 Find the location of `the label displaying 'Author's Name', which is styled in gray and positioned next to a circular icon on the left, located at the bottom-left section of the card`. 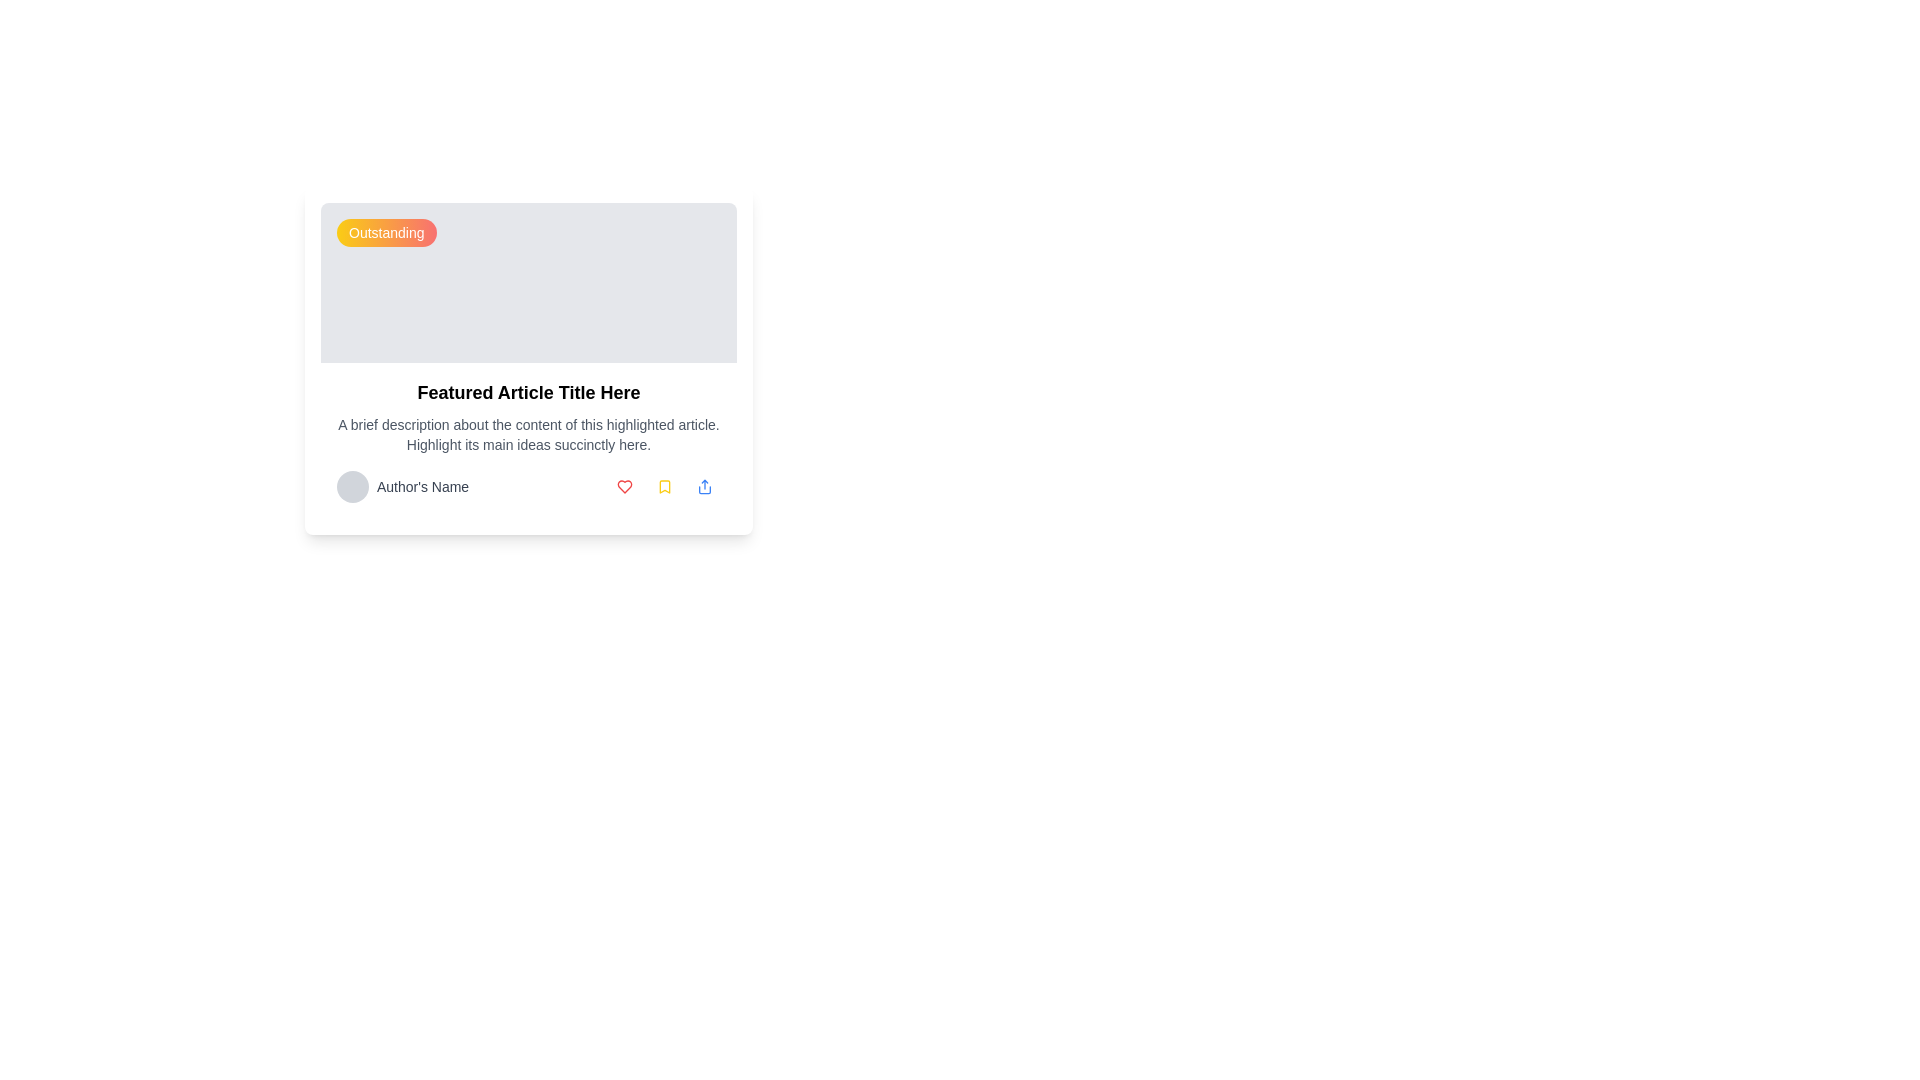

the label displaying 'Author's Name', which is styled in gray and positioned next to a circular icon on the left, located at the bottom-left section of the card is located at coordinates (422, 486).